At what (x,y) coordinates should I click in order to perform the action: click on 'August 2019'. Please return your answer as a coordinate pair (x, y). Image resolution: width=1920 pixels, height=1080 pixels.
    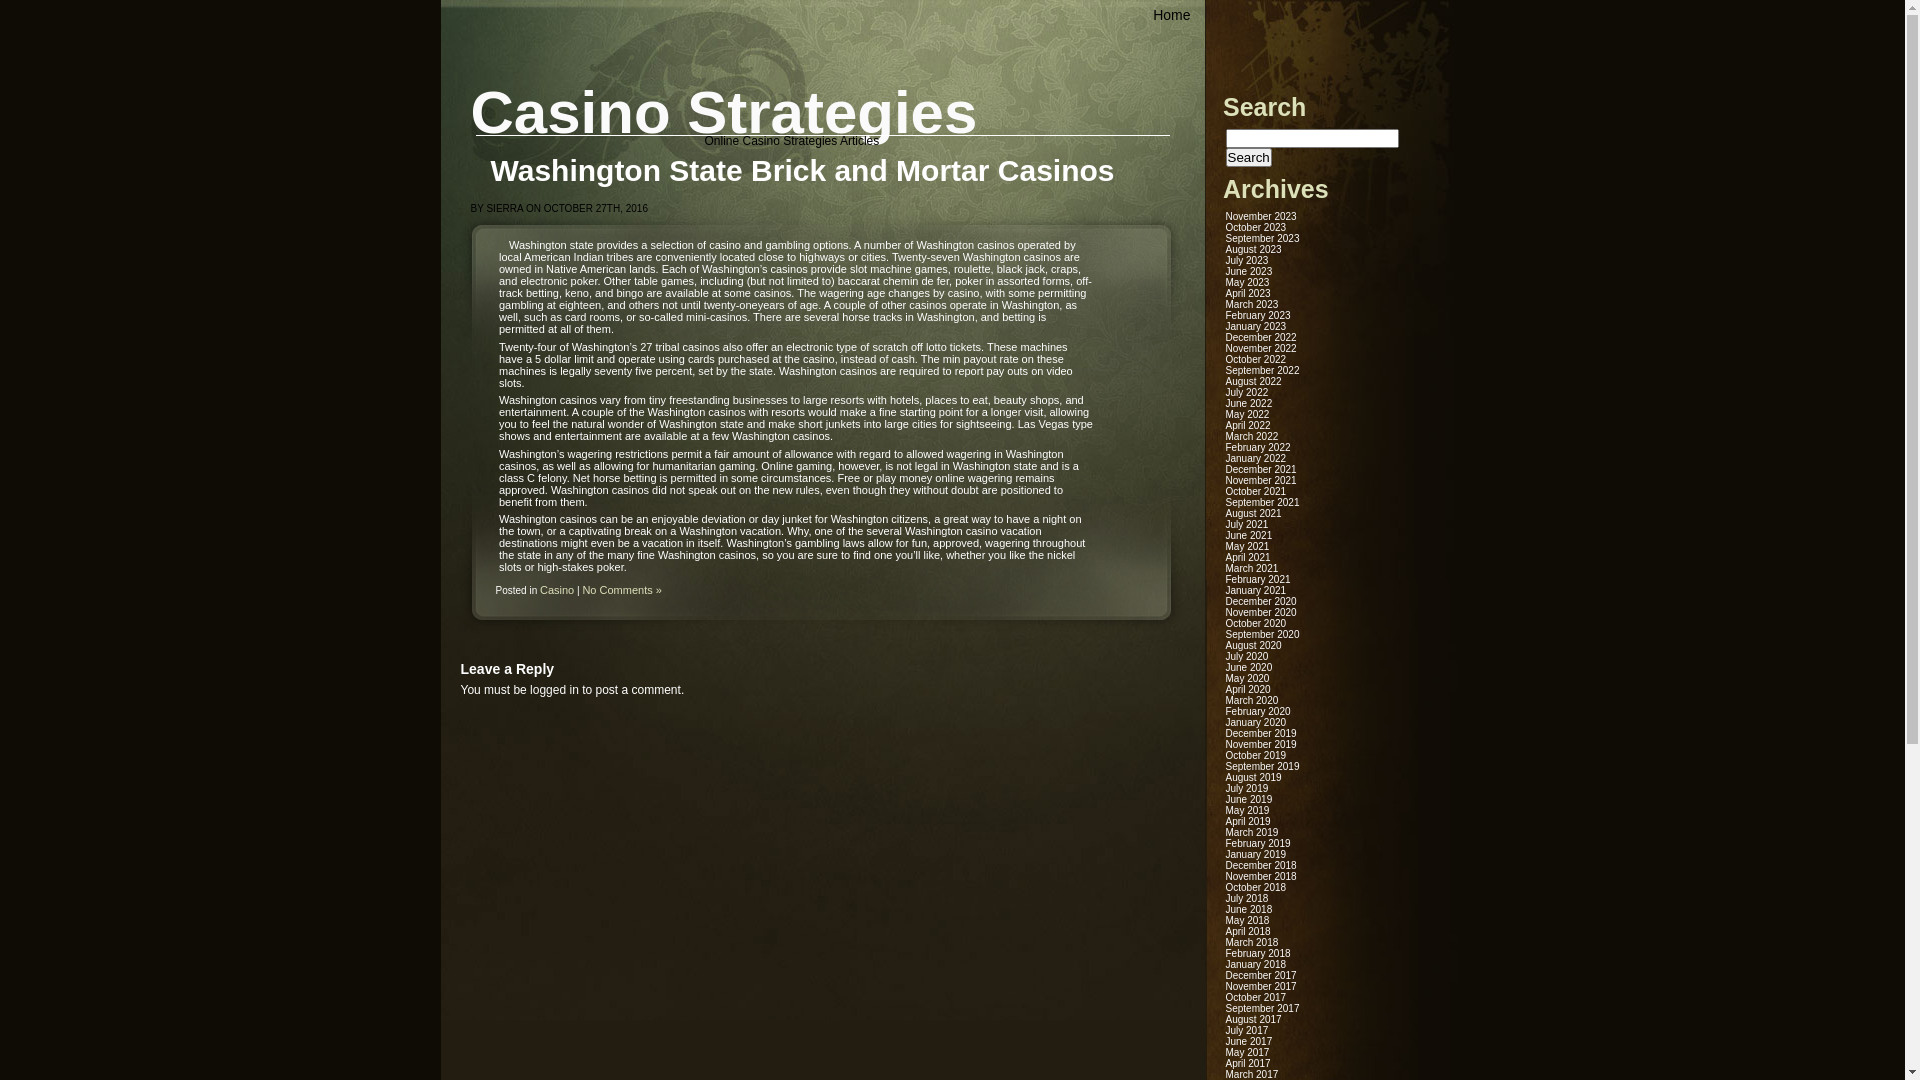
    Looking at the image, I should click on (1252, 776).